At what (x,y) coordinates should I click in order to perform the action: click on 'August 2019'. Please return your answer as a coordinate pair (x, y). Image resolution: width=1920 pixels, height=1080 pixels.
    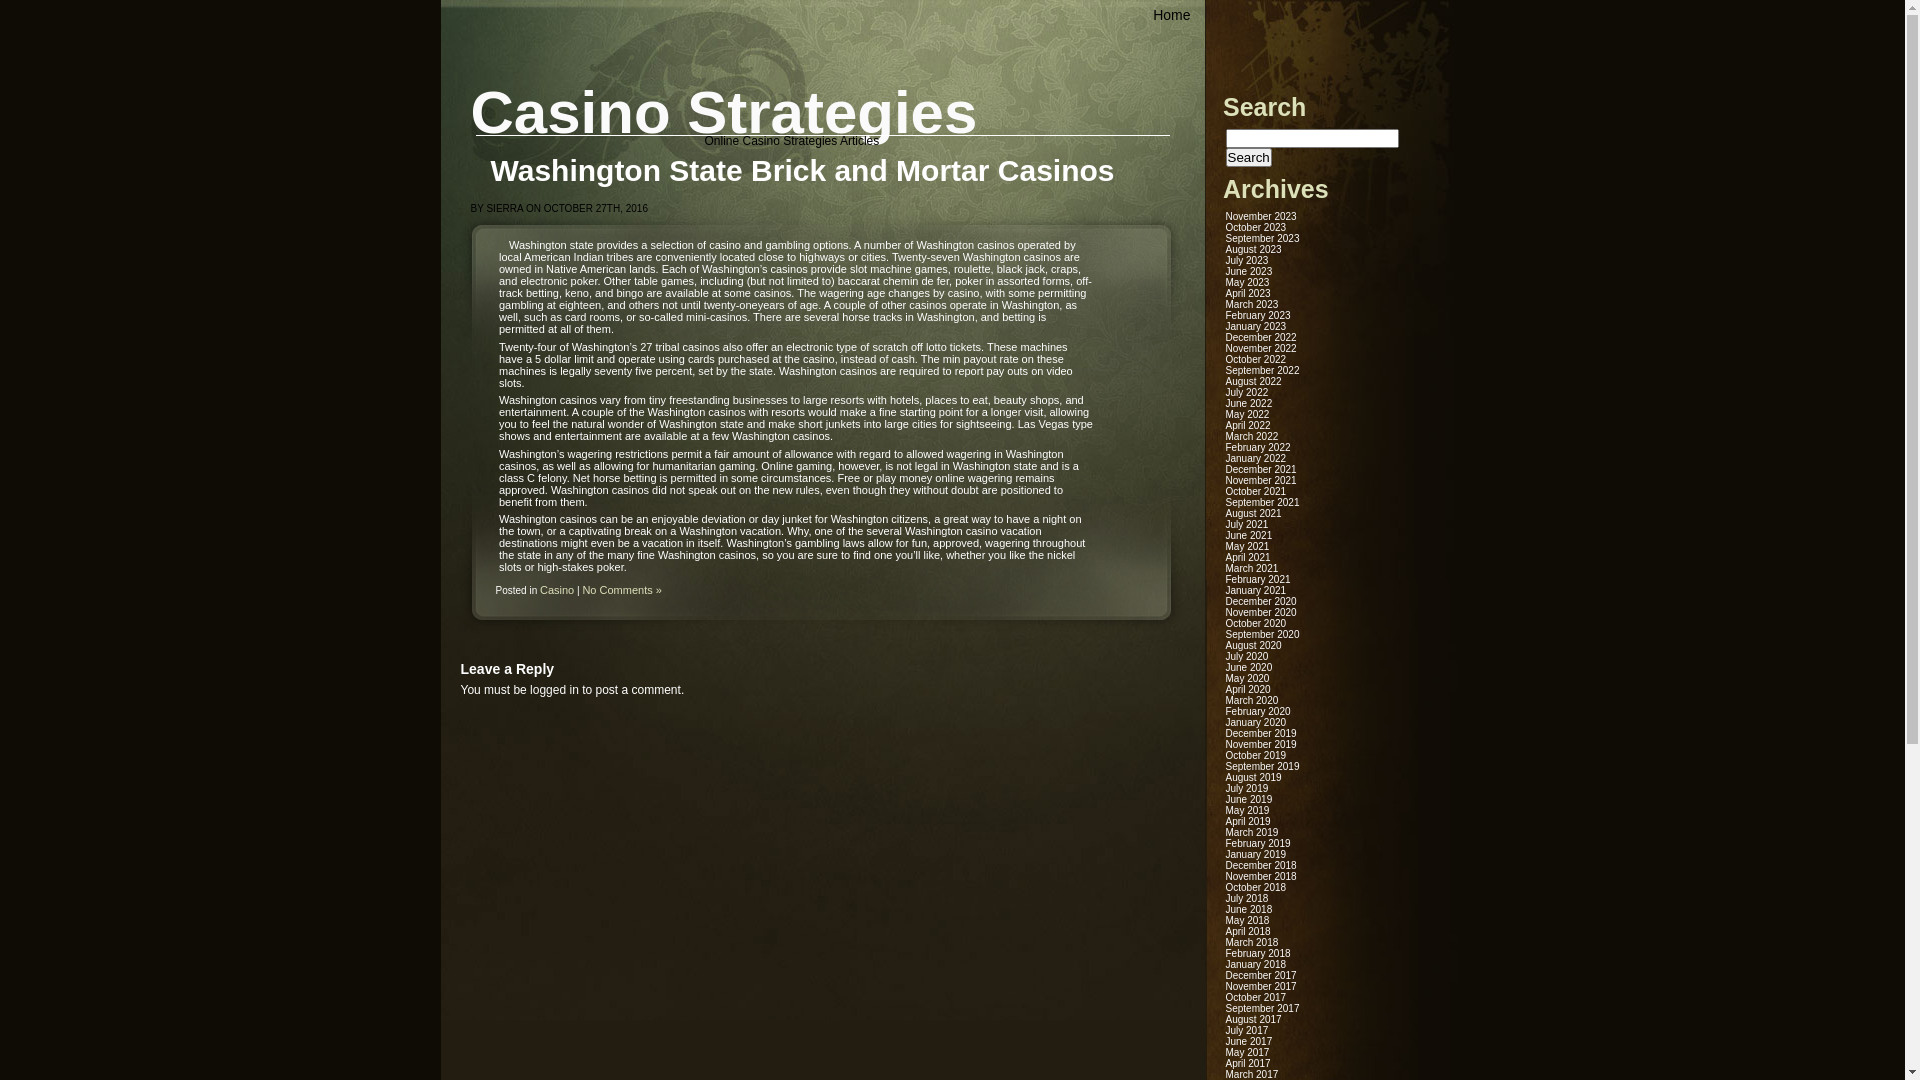
    Looking at the image, I should click on (1252, 776).